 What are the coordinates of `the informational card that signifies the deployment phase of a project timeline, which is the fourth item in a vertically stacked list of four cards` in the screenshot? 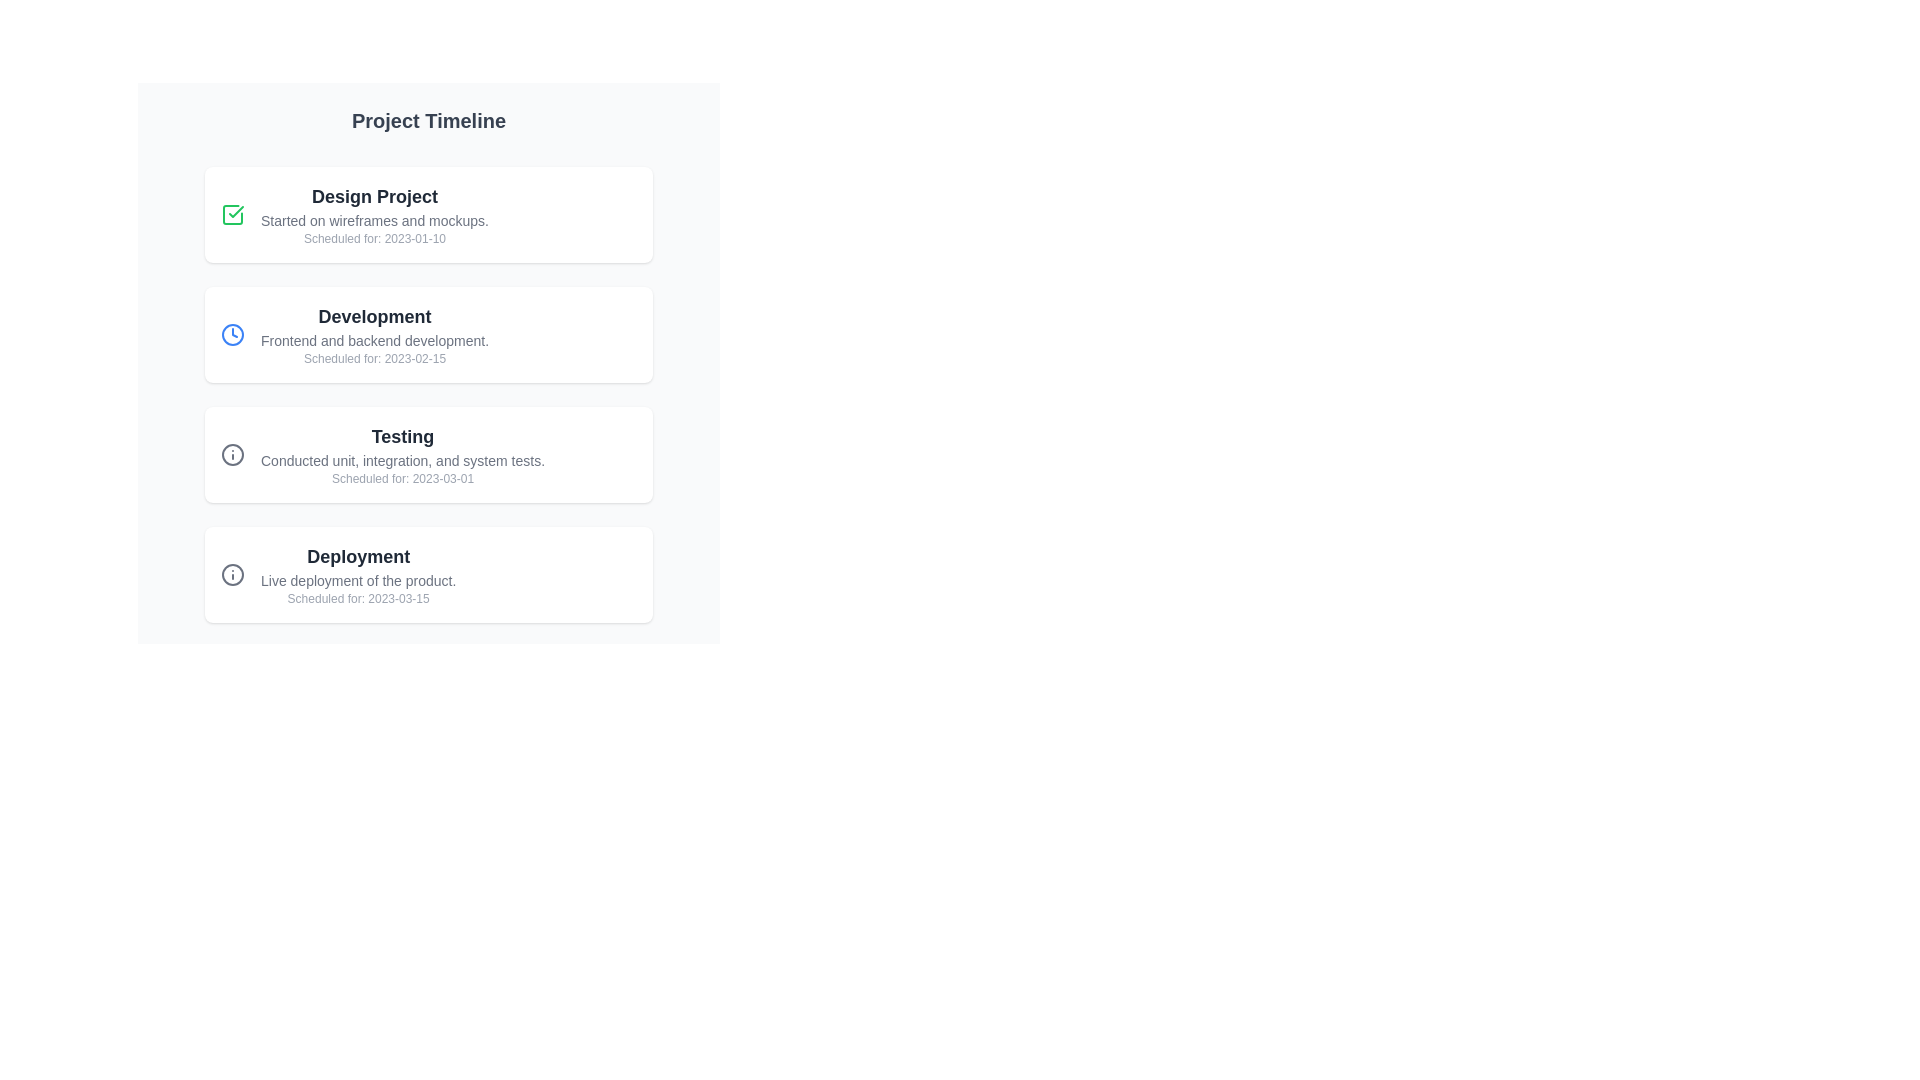 It's located at (427, 574).